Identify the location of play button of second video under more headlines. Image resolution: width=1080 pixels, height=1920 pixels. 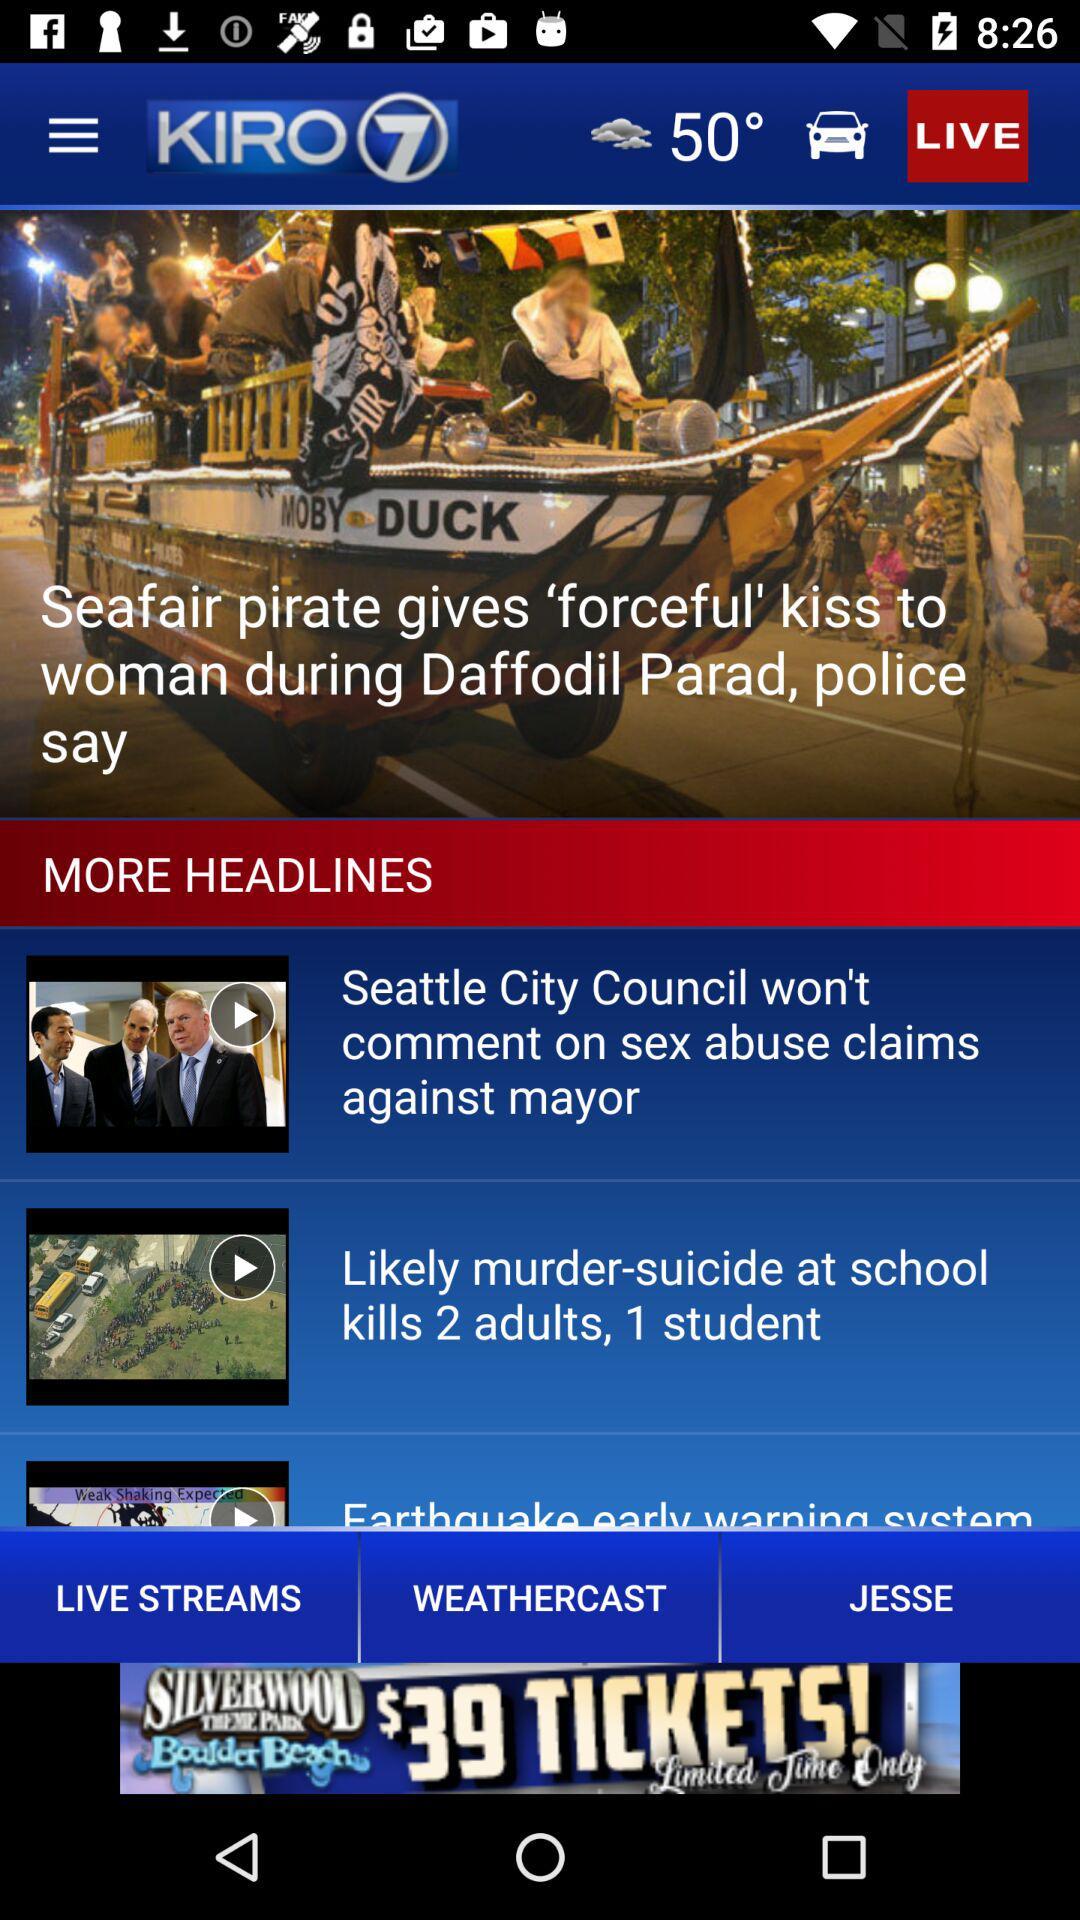
(241, 1266).